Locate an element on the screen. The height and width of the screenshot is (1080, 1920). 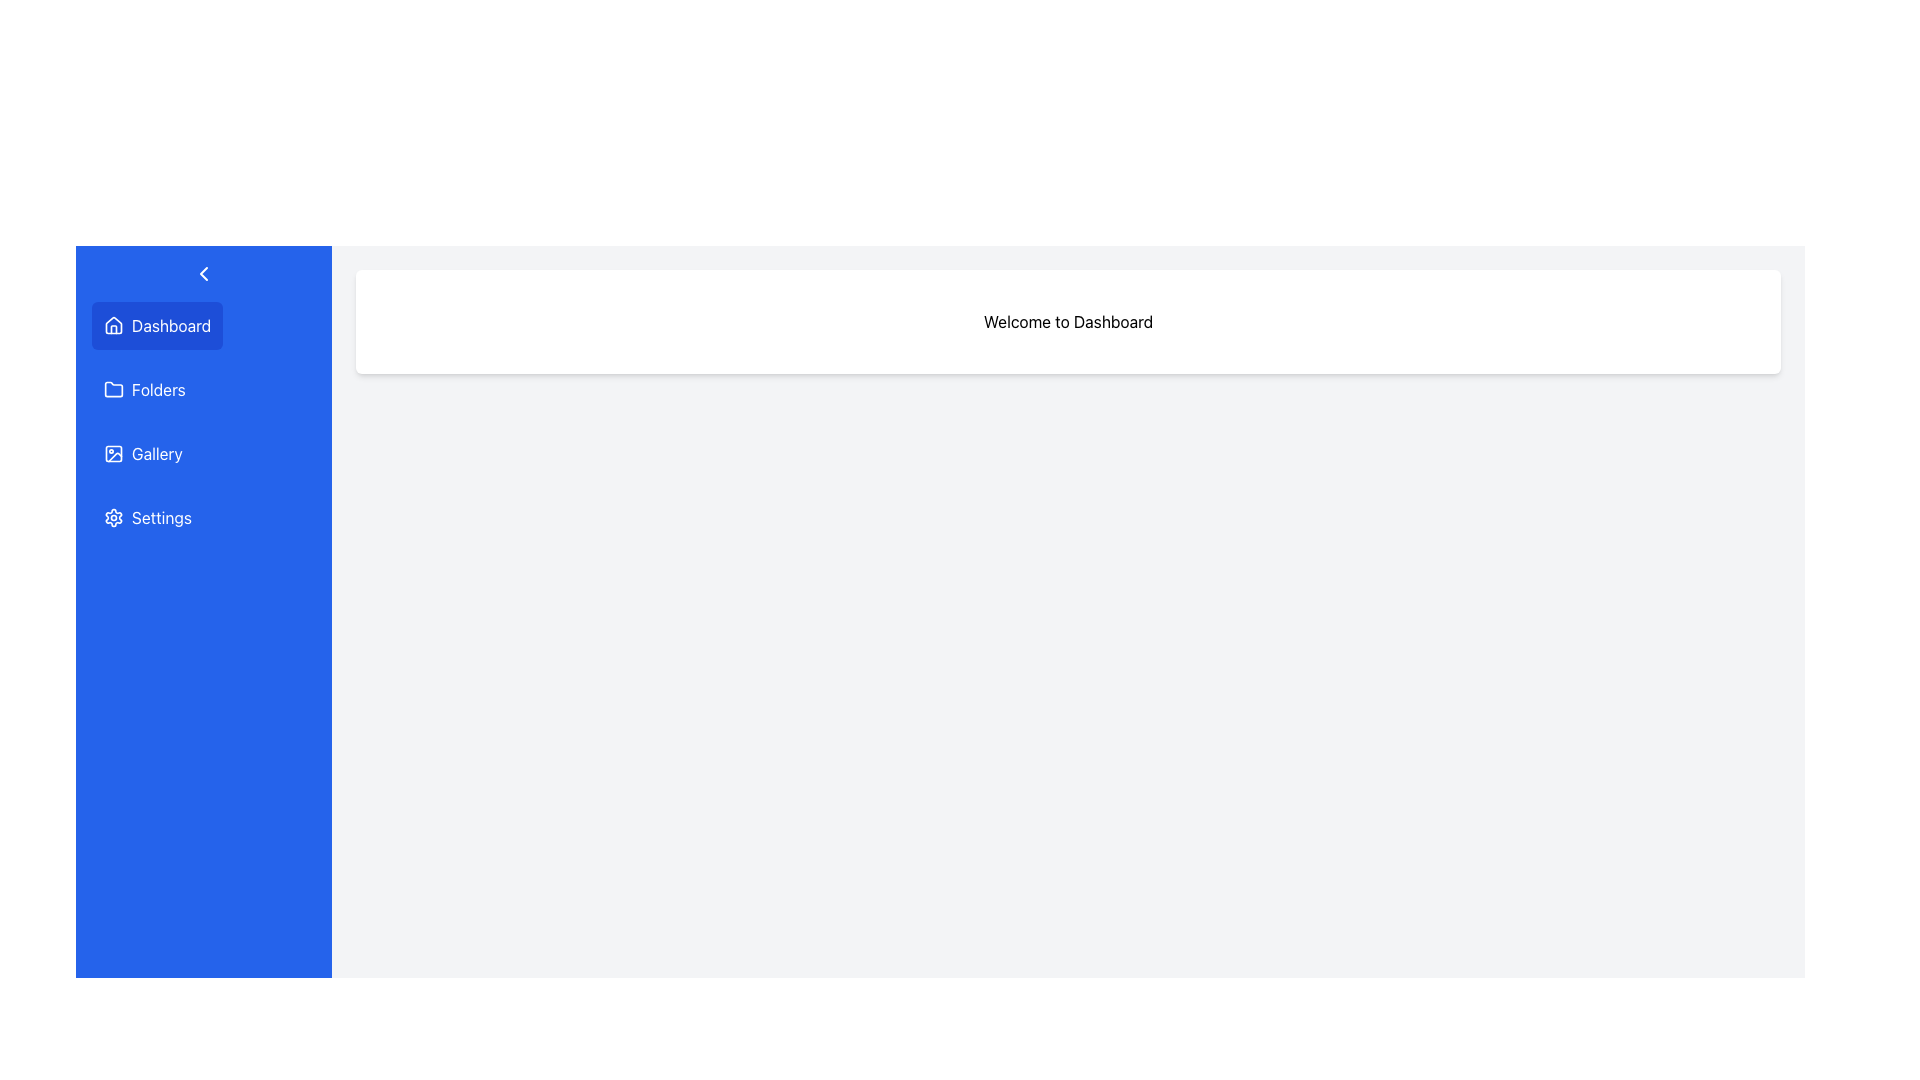
the small, square-shaped icon with a blue background and white outlines representing the 'Gallery' menu option, located to the left of the 'Gallery' text in the sidebar navigation menu is located at coordinates (113, 454).